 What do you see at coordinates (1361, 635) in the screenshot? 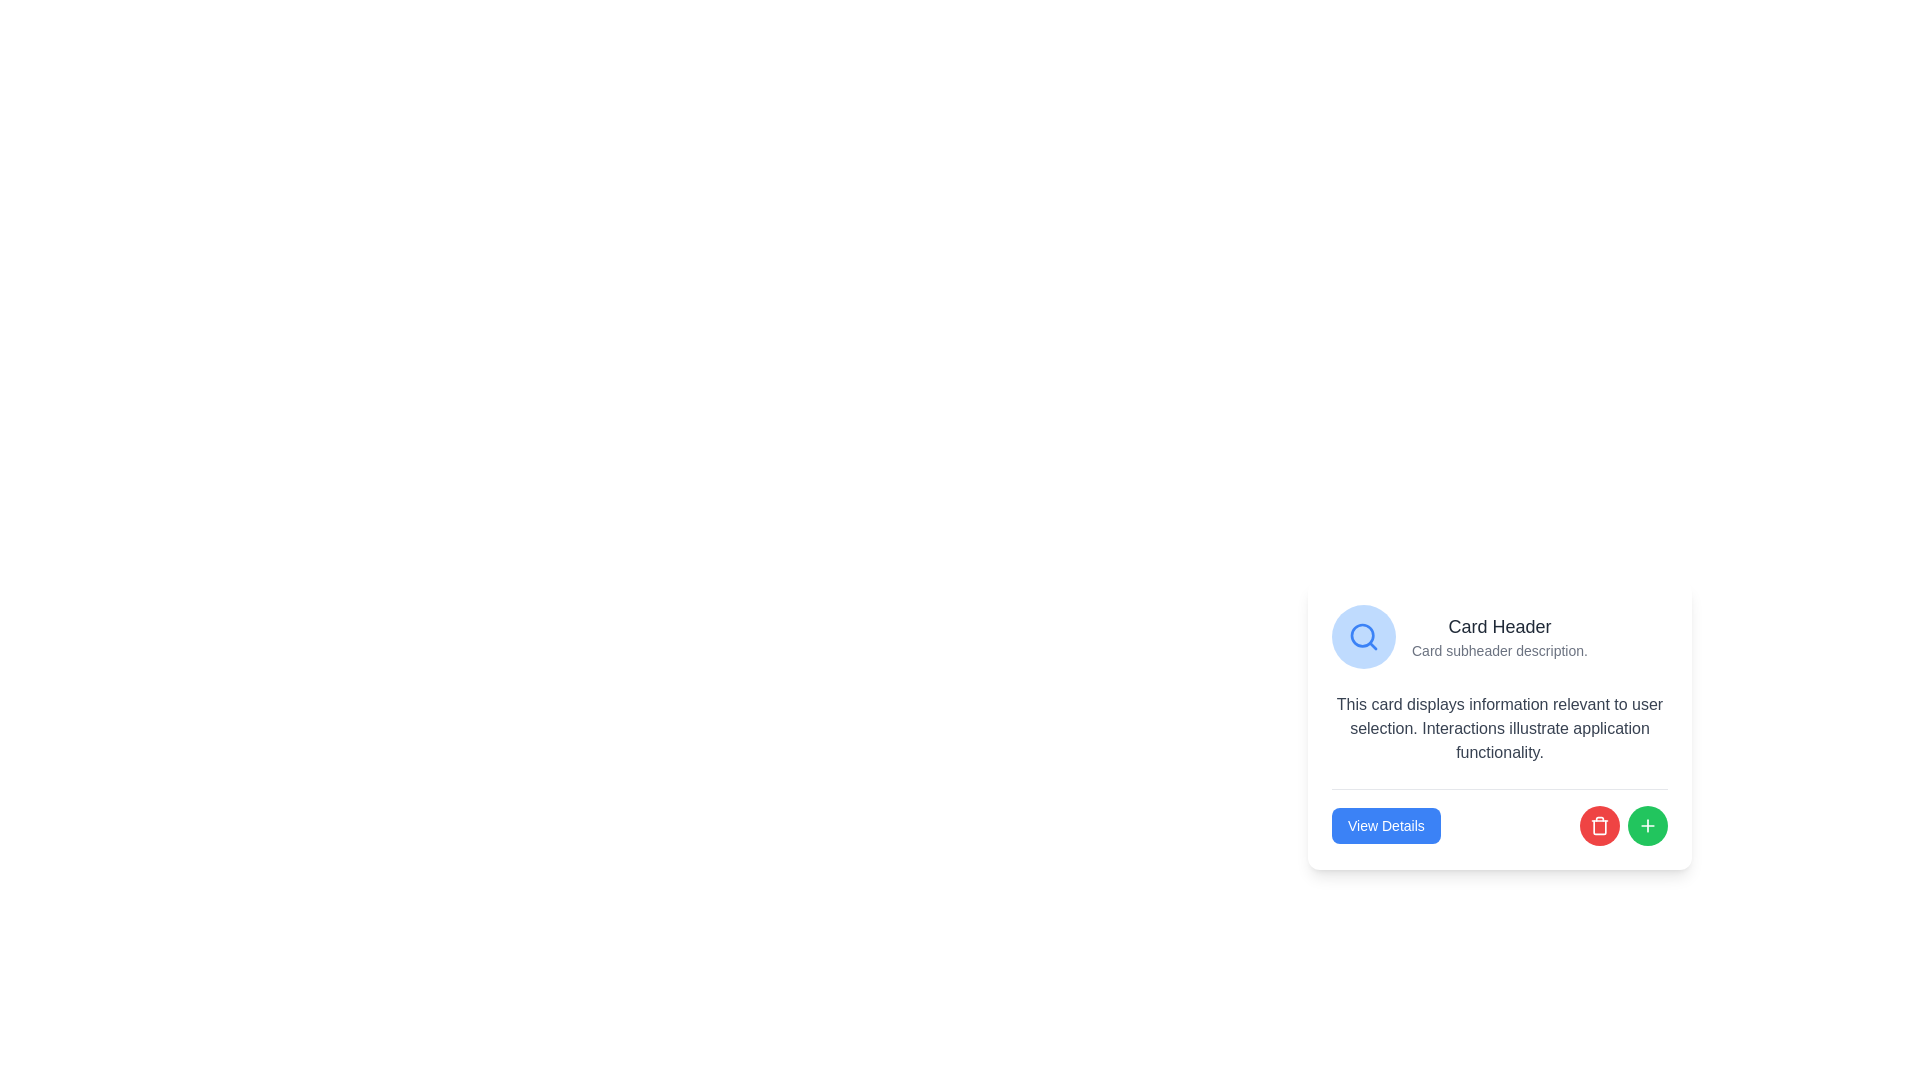
I see `the decorative vector element of the magnifying glass icon, located at the center of the icon within the card component` at bounding box center [1361, 635].